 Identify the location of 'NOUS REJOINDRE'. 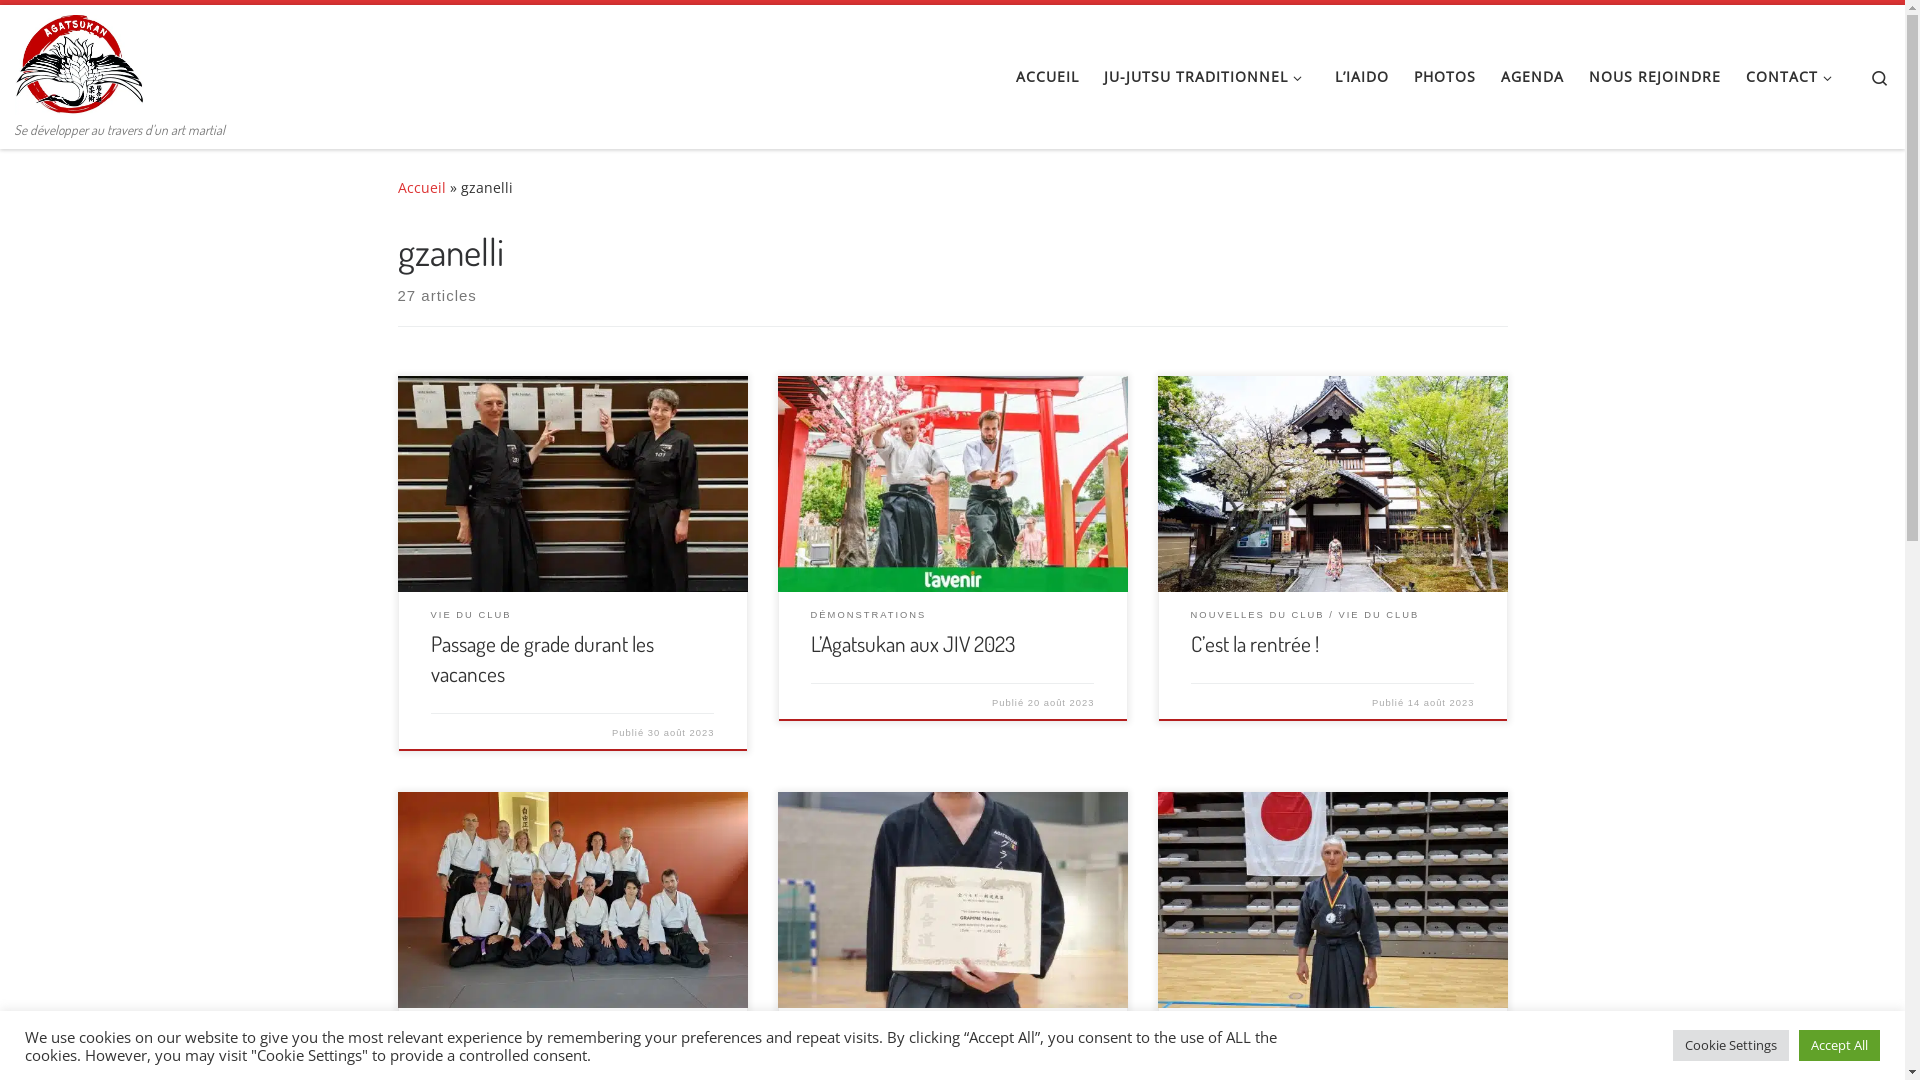
(1654, 76).